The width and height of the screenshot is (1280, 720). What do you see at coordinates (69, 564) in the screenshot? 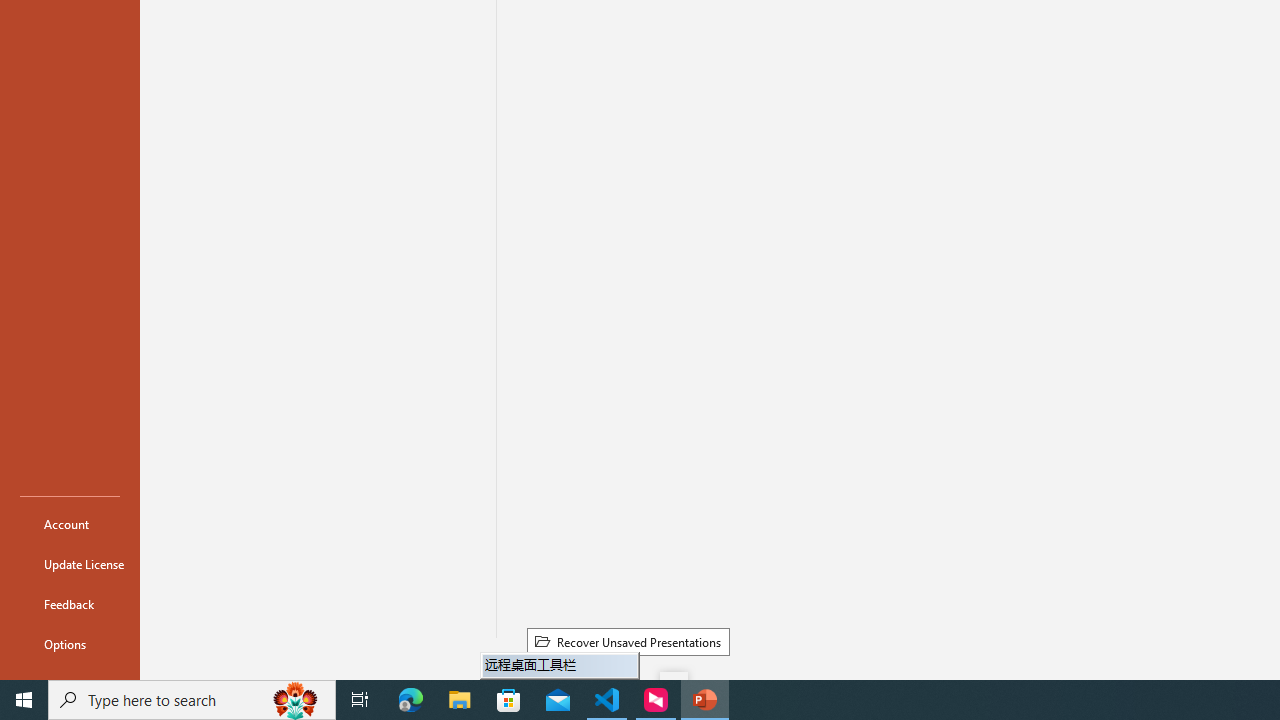
I see `'Update License'` at bounding box center [69, 564].